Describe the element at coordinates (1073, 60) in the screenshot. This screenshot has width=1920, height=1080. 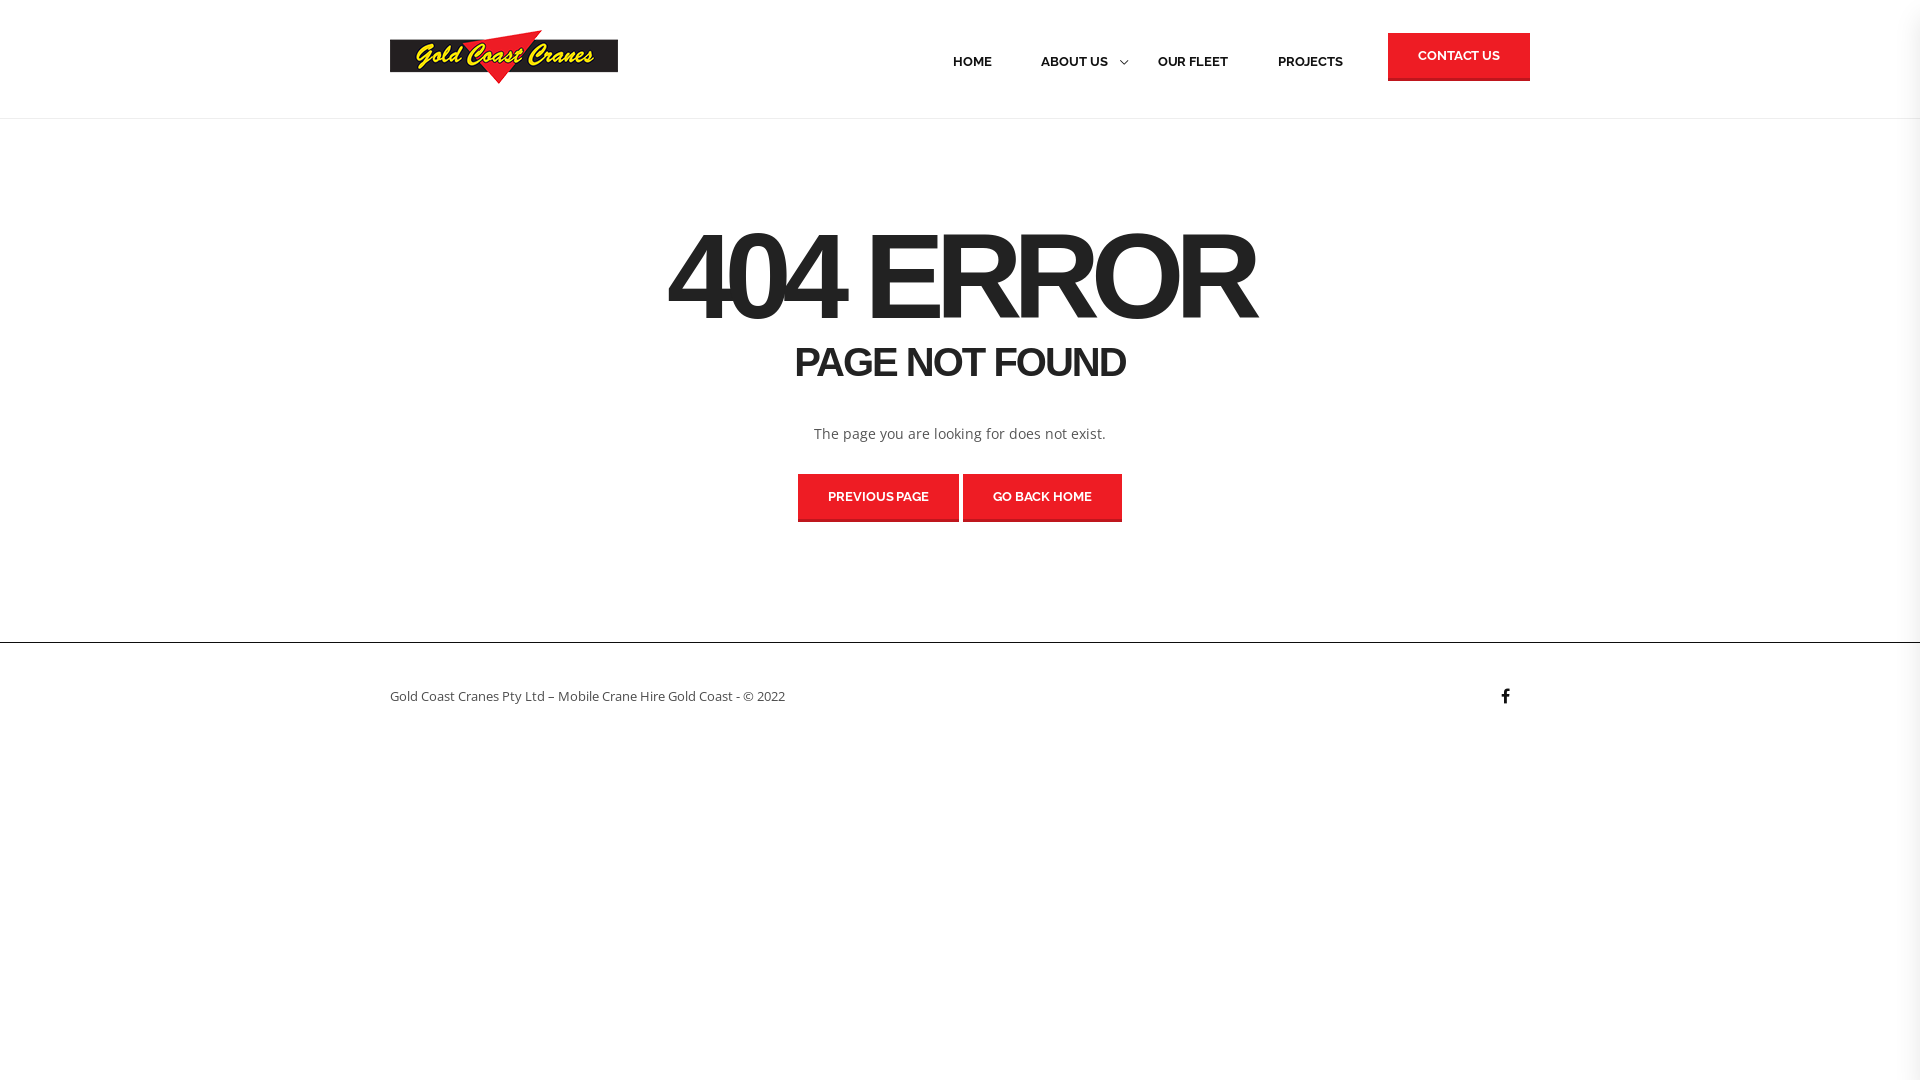
I see `'ABOUT US'` at that location.